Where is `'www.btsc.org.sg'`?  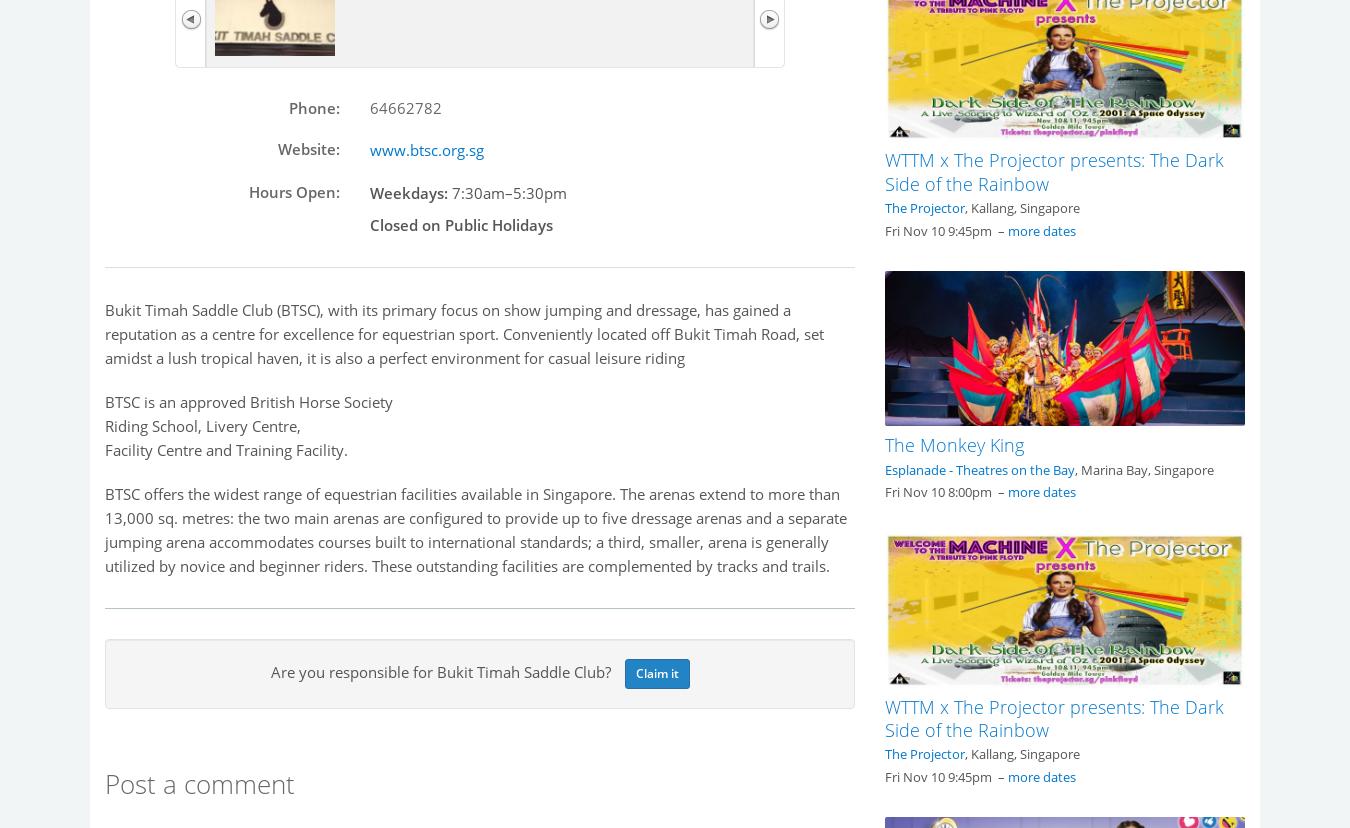 'www.btsc.org.sg' is located at coordinates (427, 150).